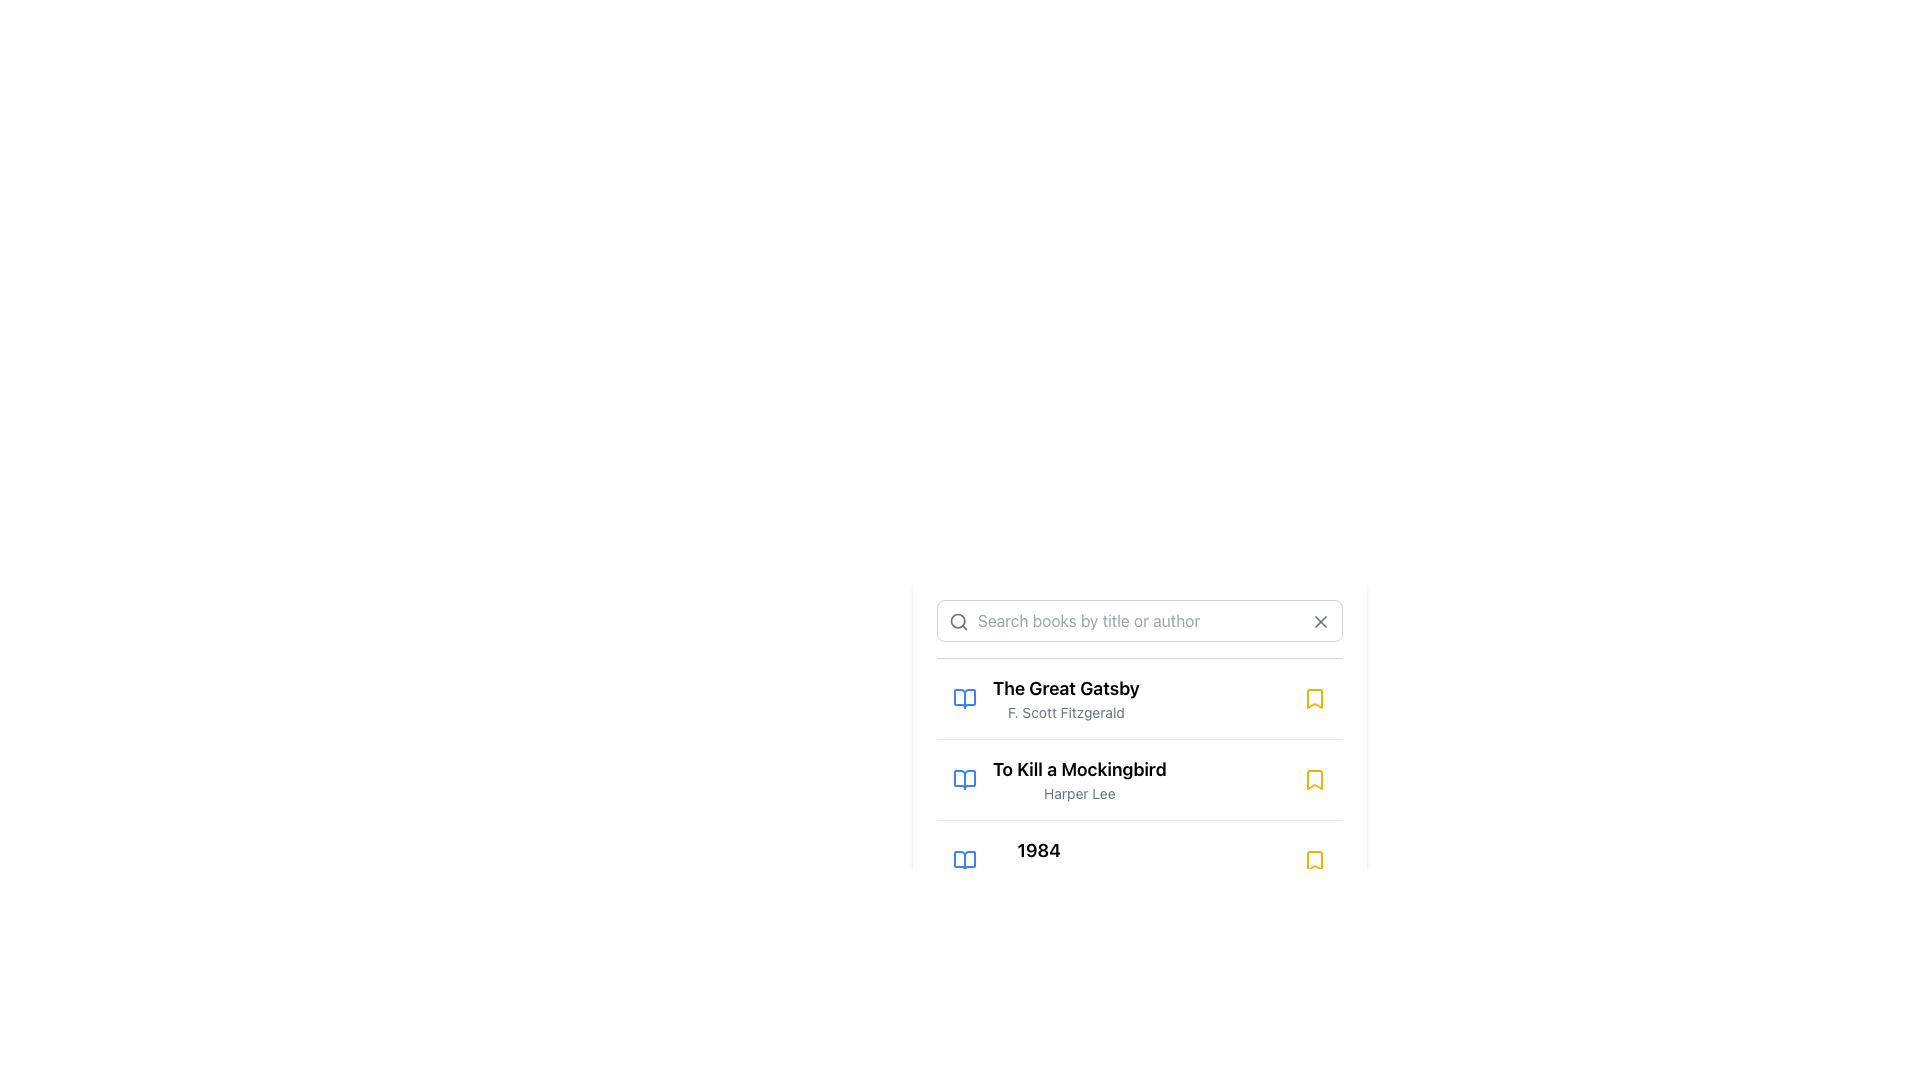  Describe the element at coordinates (1315, 859) in the screenshot. I see `the Bookmark icon located to the far right of the entry for the book '1984' by George Orwell` at that location.